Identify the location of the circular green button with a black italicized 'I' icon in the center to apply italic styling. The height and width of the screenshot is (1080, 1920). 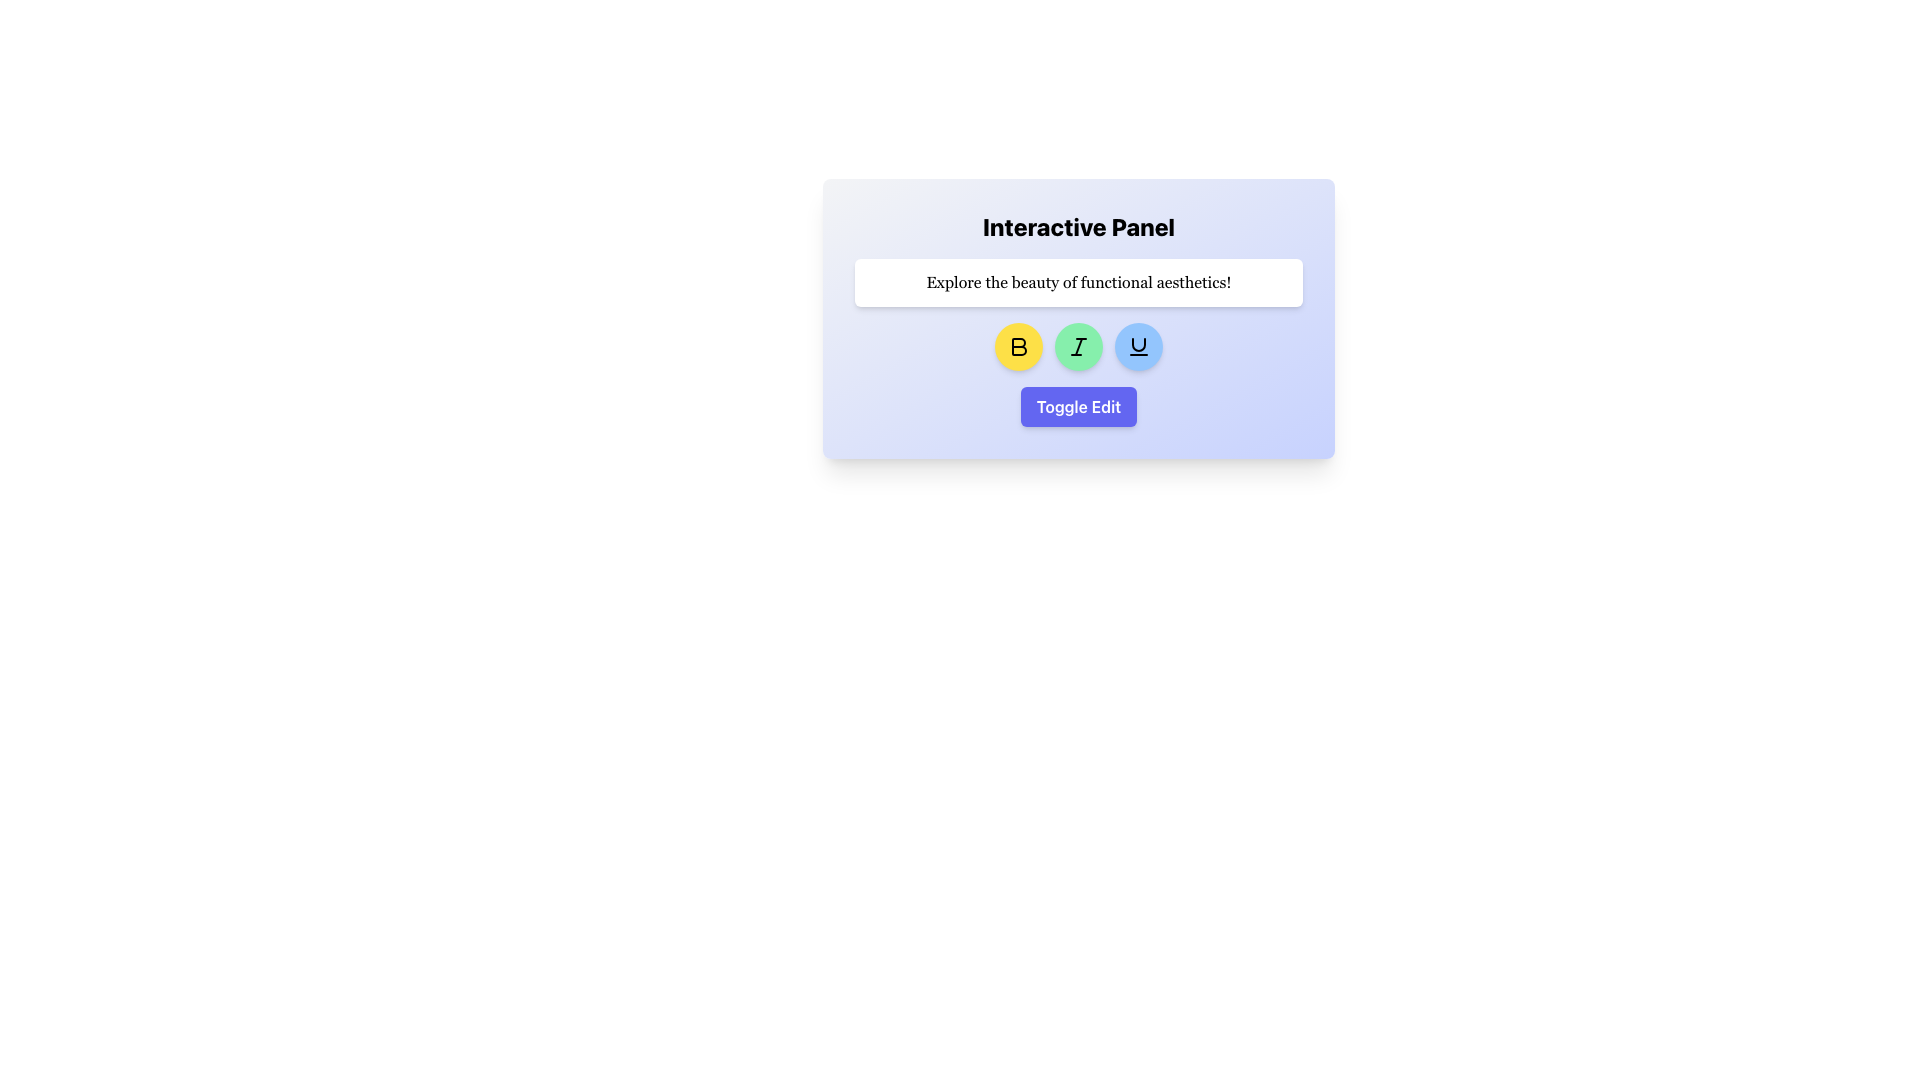
(1078, 346).